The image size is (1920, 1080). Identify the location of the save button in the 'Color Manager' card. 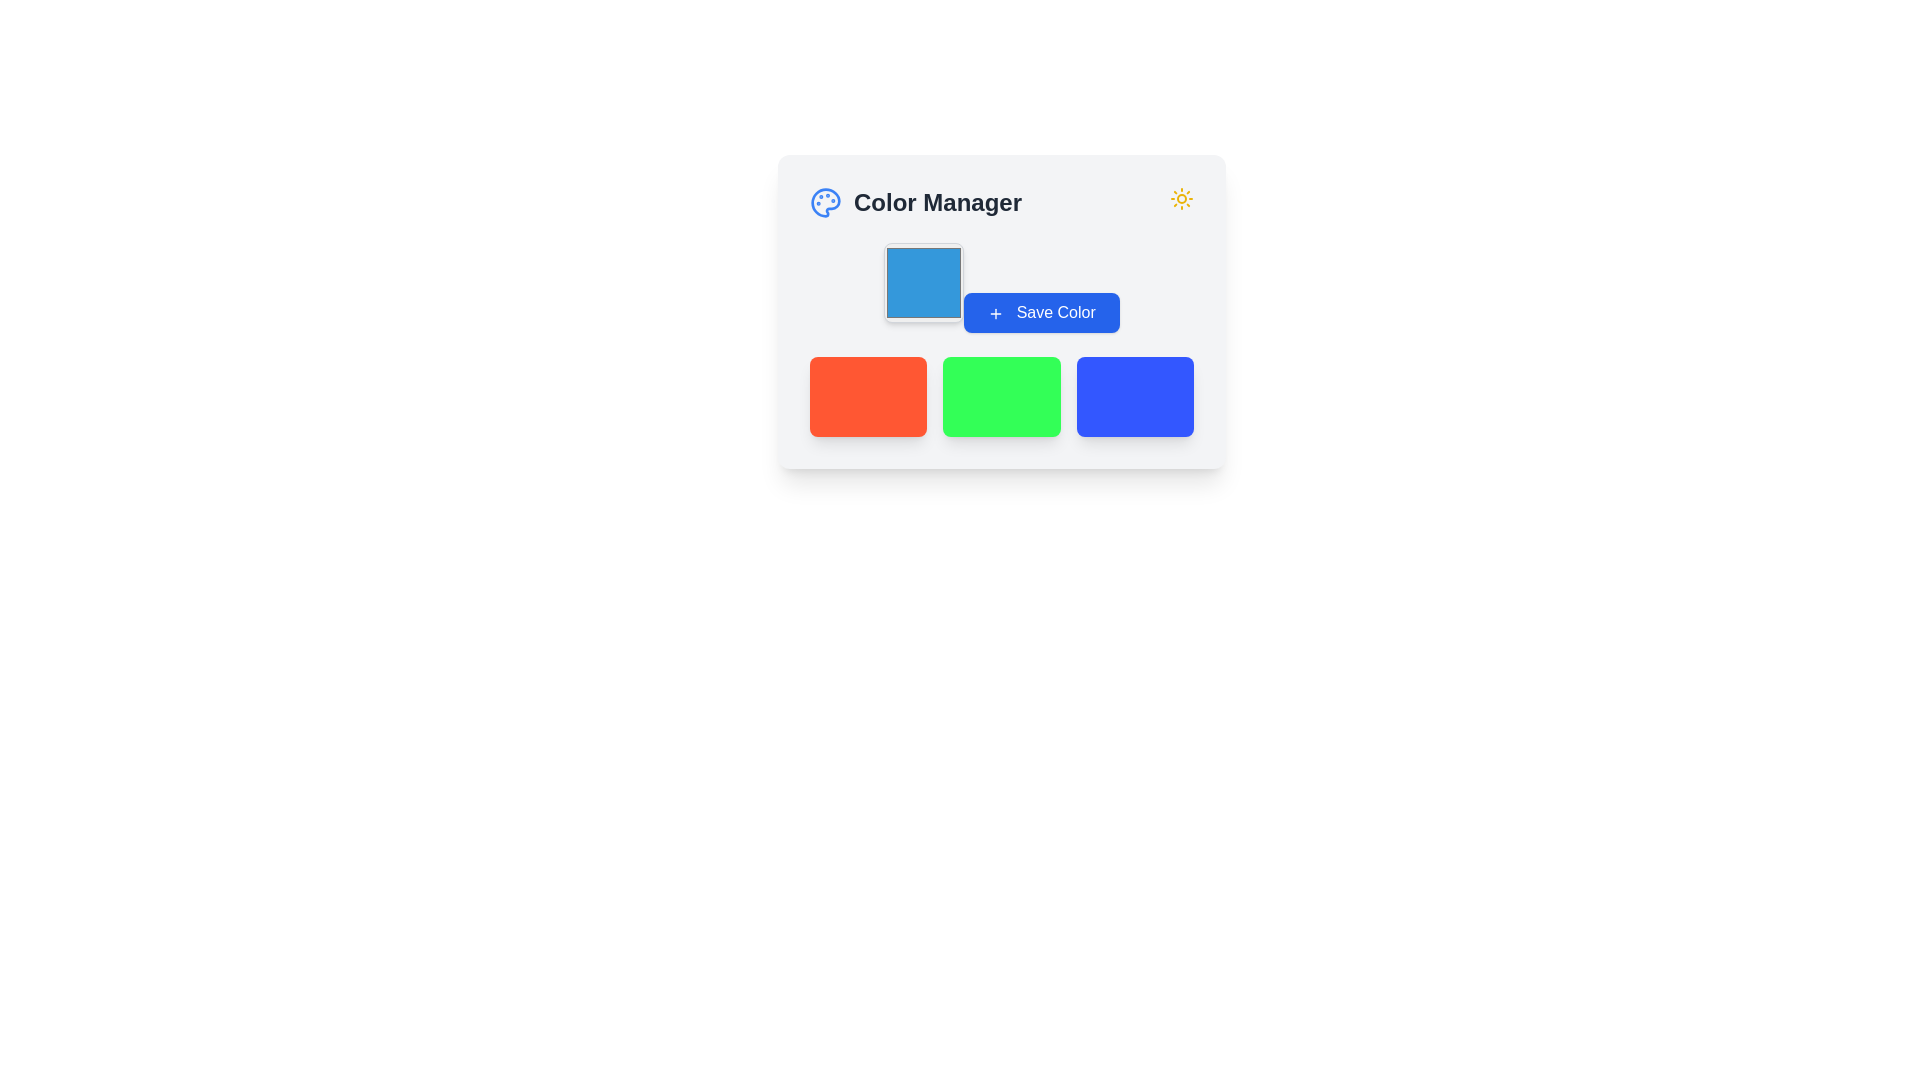
(1040, 312).